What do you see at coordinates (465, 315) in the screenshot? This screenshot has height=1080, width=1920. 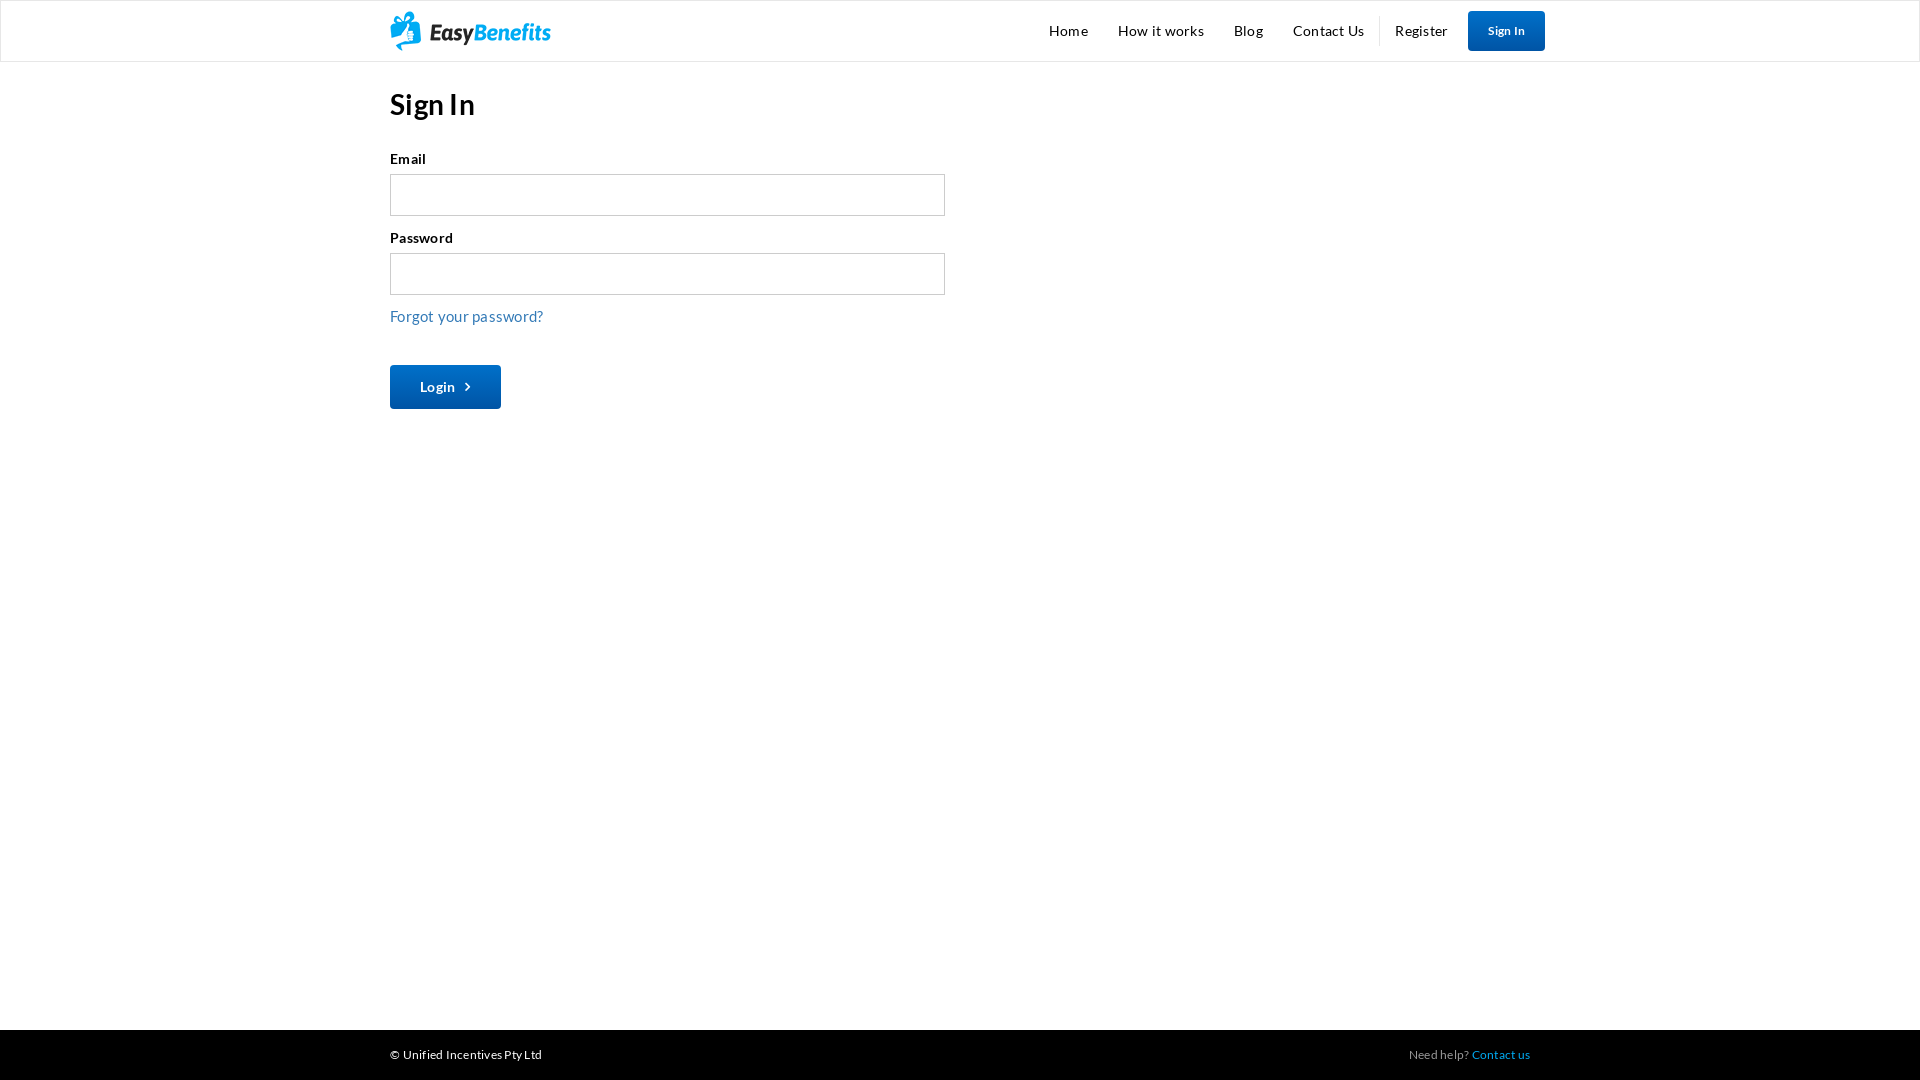 I see `'Forgot your password?'` at bounding box center [465, 315].